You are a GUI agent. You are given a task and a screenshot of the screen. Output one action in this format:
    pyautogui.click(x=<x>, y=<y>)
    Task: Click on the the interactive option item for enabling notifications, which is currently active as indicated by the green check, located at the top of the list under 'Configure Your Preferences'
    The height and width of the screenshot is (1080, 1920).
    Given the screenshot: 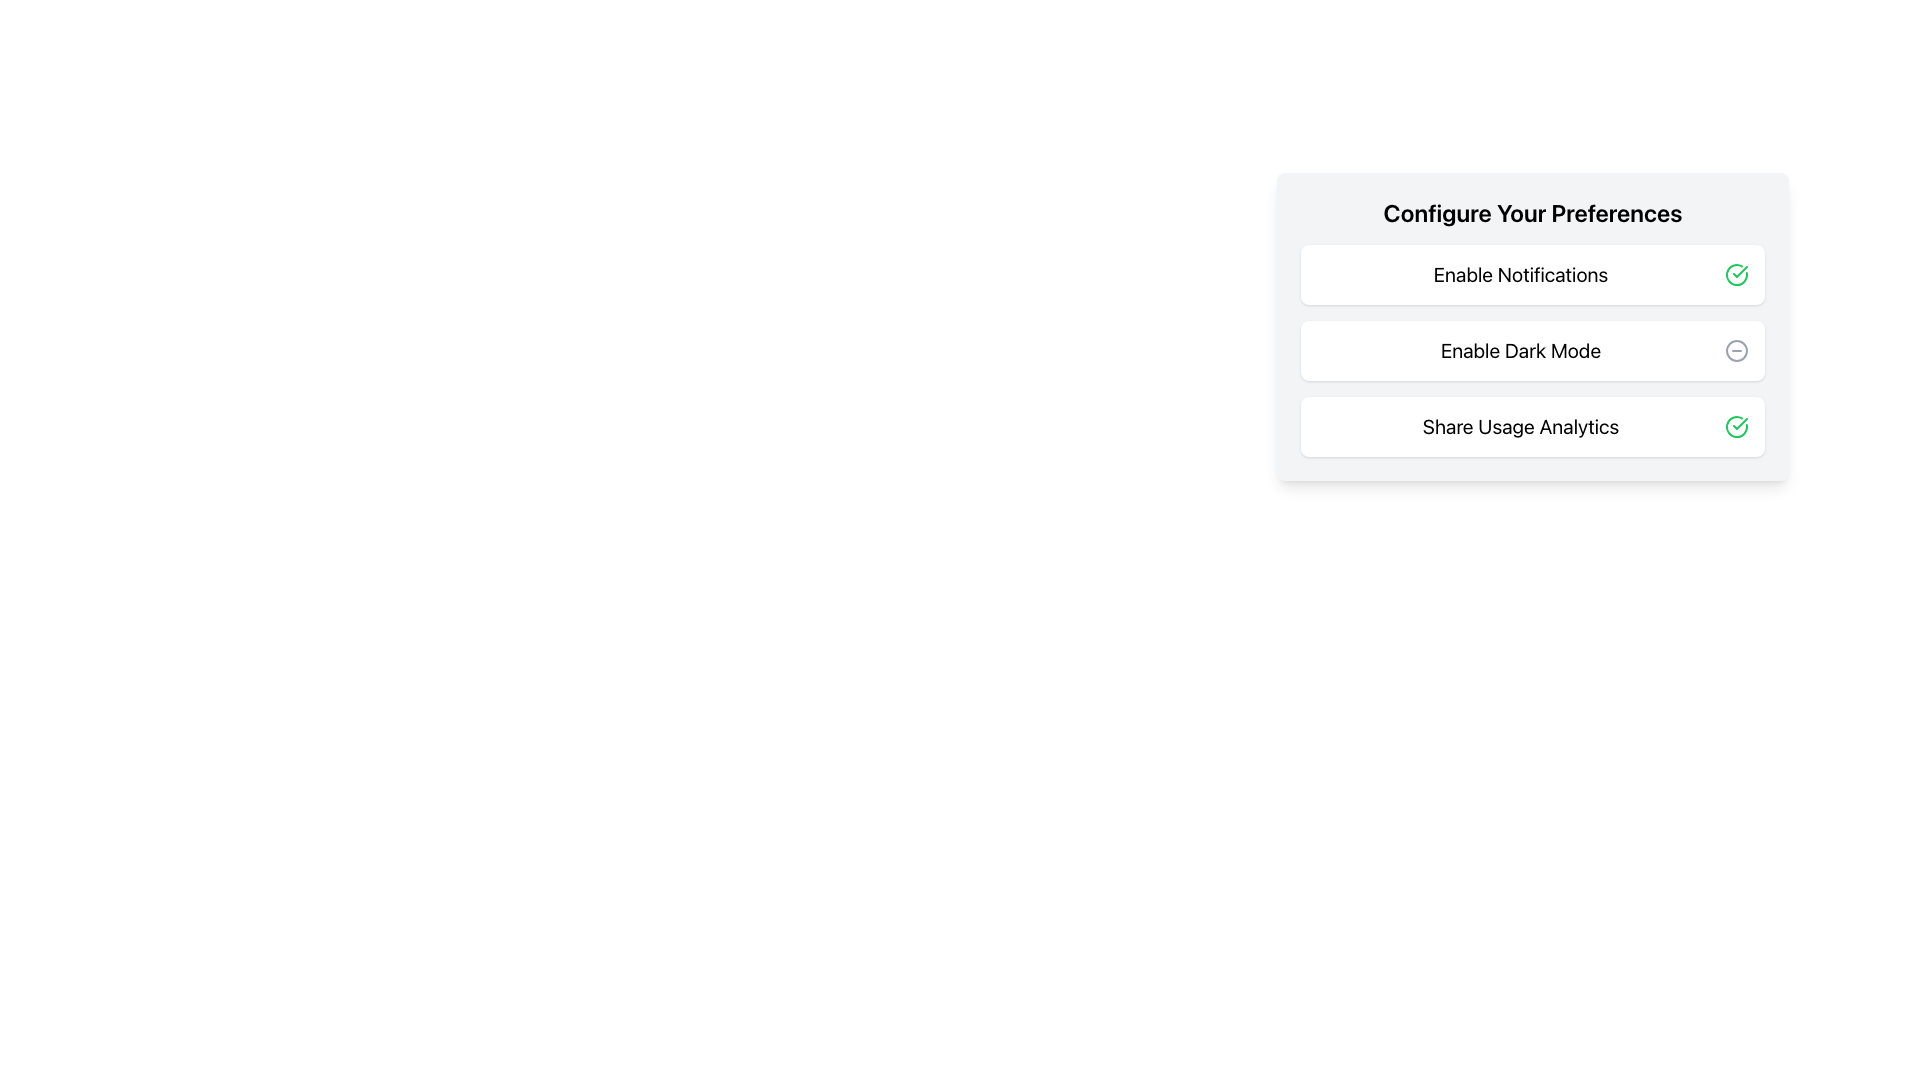 What is the action you would take?
    pyautogui.click(x=1531, y=274)
    